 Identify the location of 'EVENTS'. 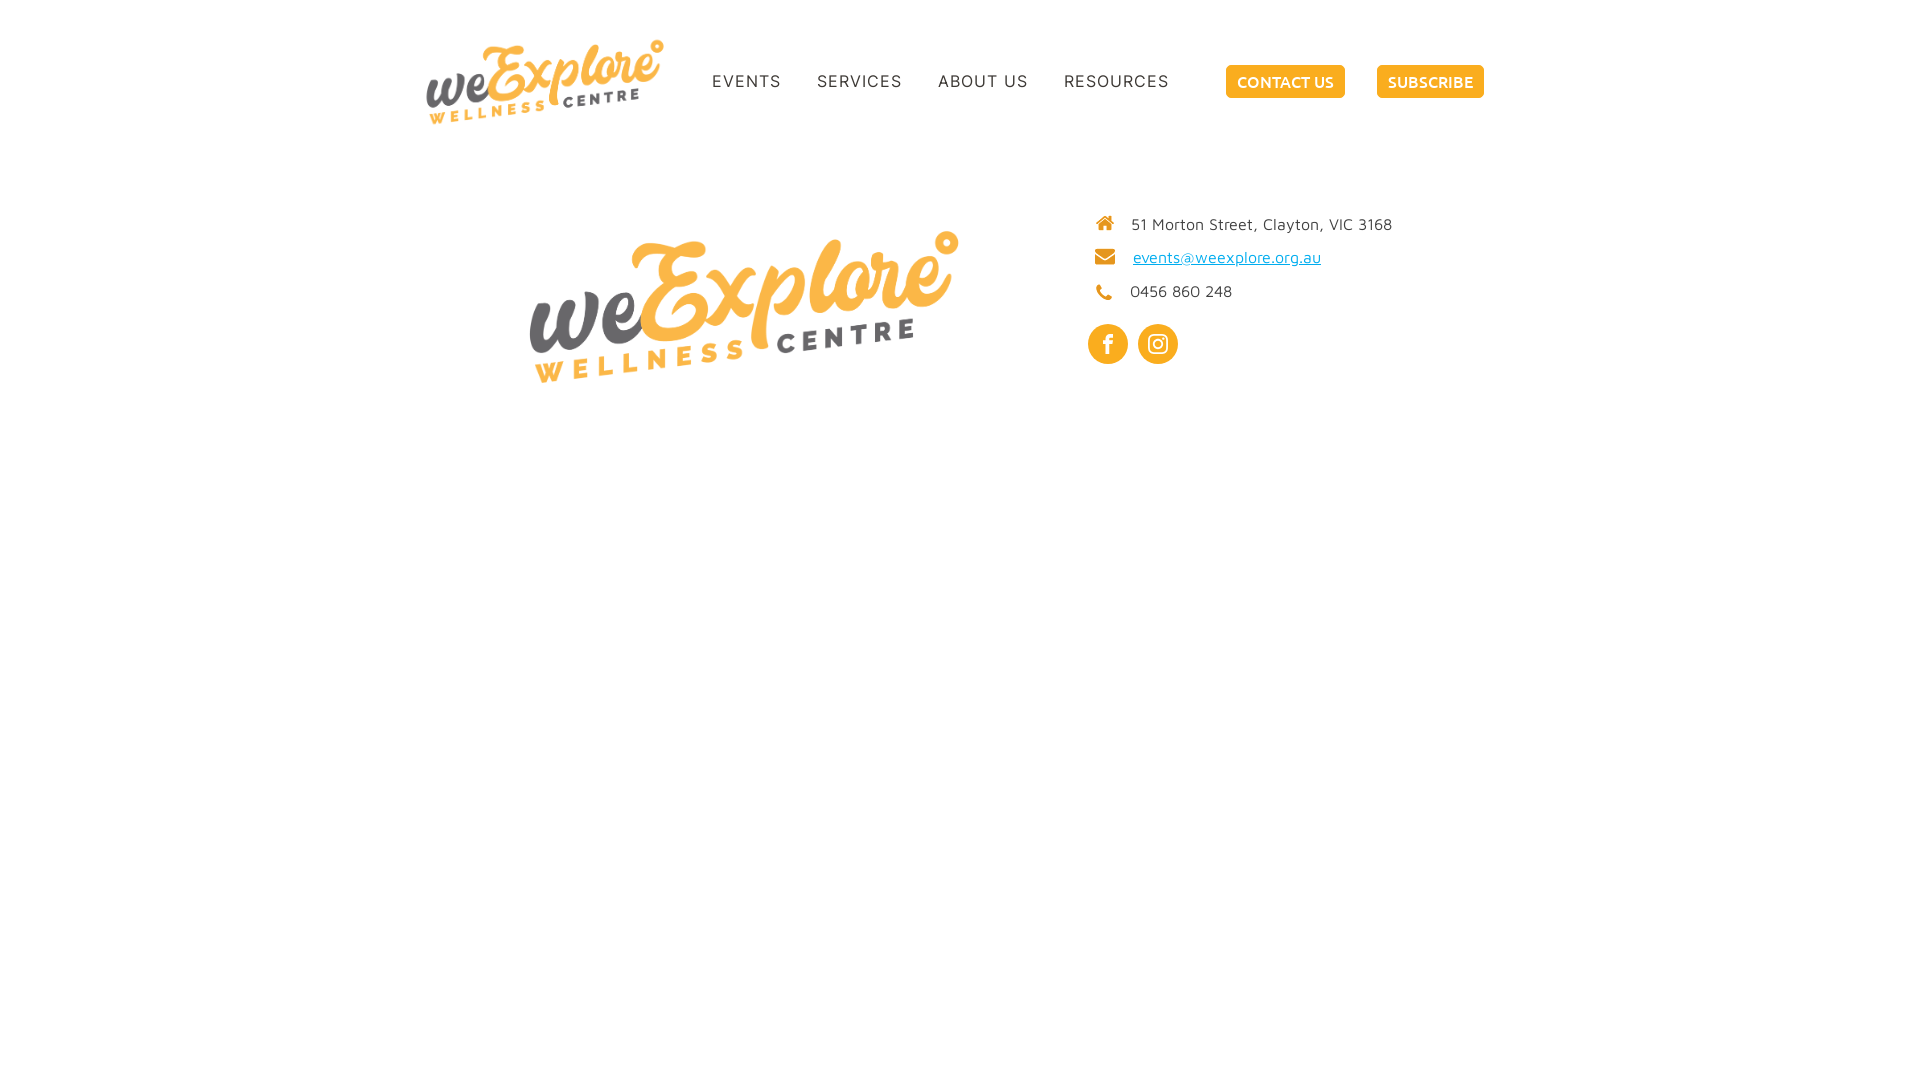
(745, 80).